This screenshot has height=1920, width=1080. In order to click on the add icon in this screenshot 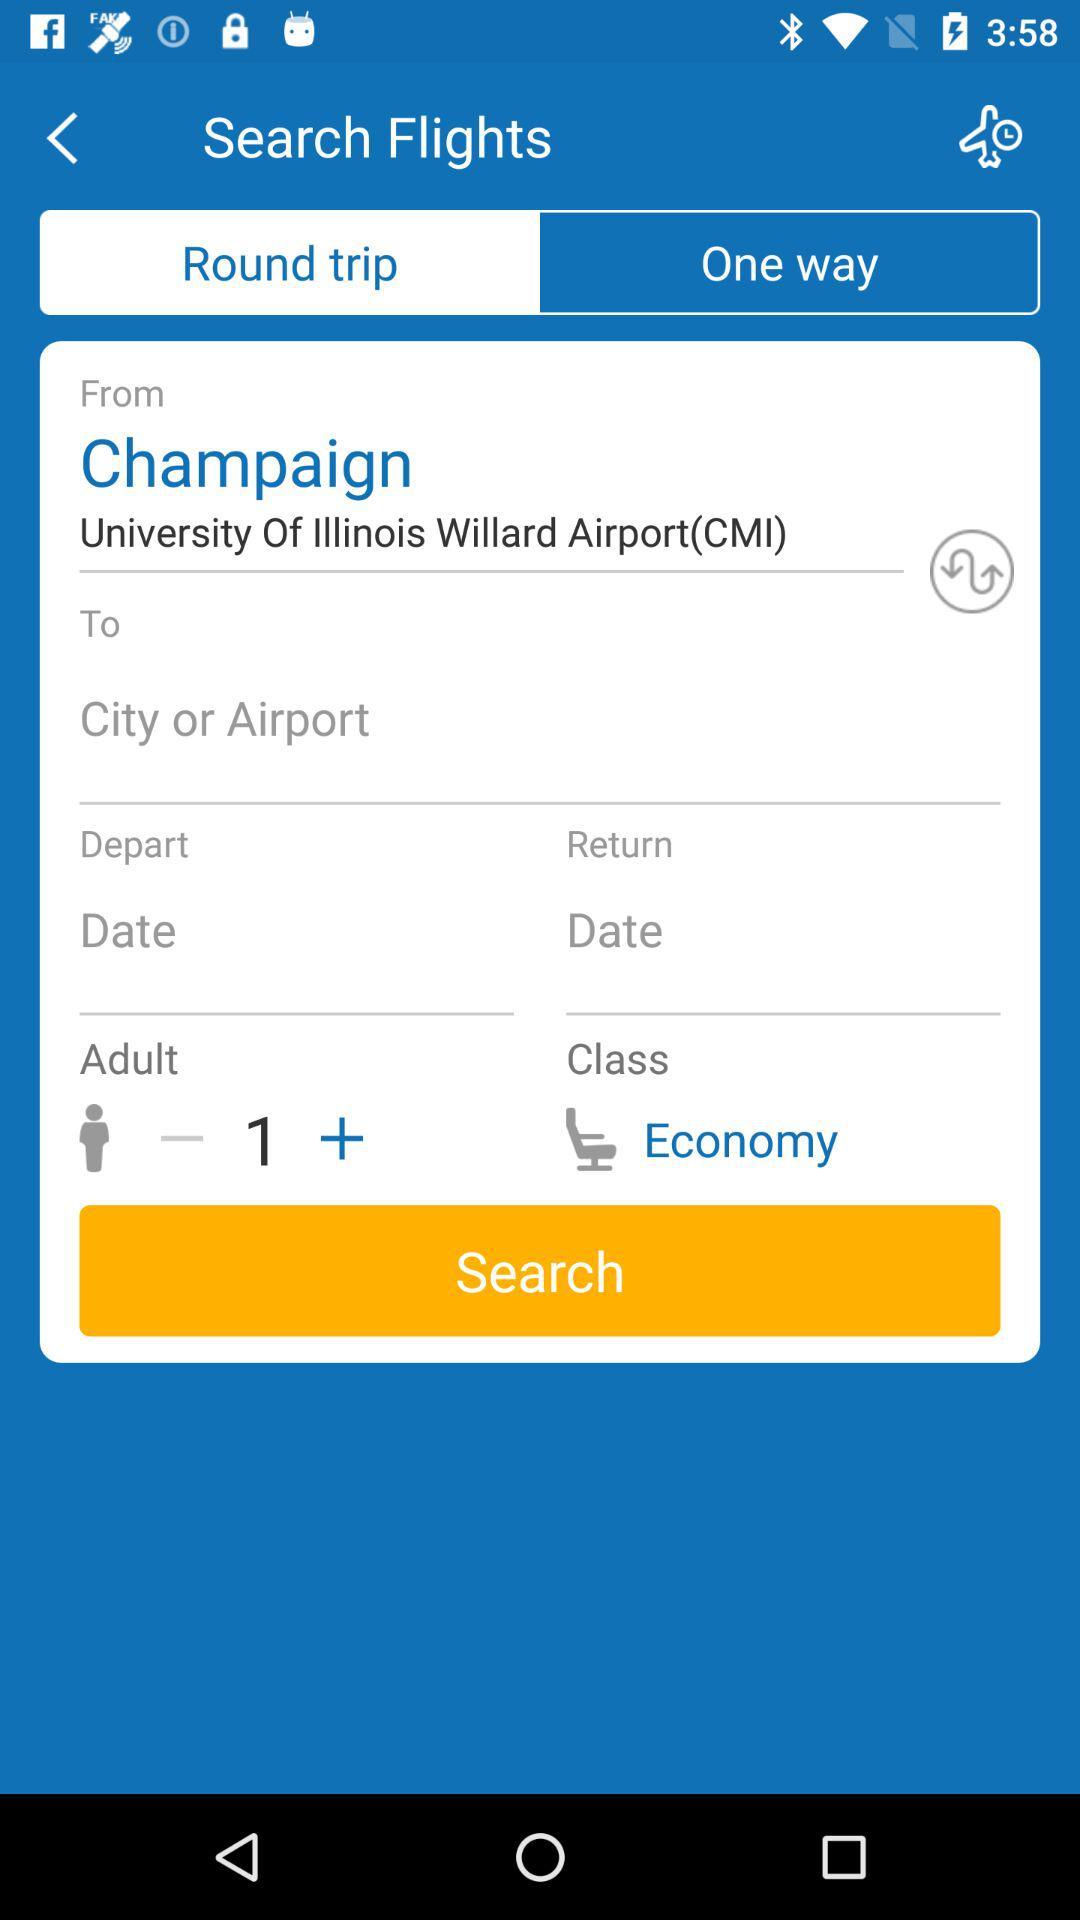, I will do `click(334, 1138)`.